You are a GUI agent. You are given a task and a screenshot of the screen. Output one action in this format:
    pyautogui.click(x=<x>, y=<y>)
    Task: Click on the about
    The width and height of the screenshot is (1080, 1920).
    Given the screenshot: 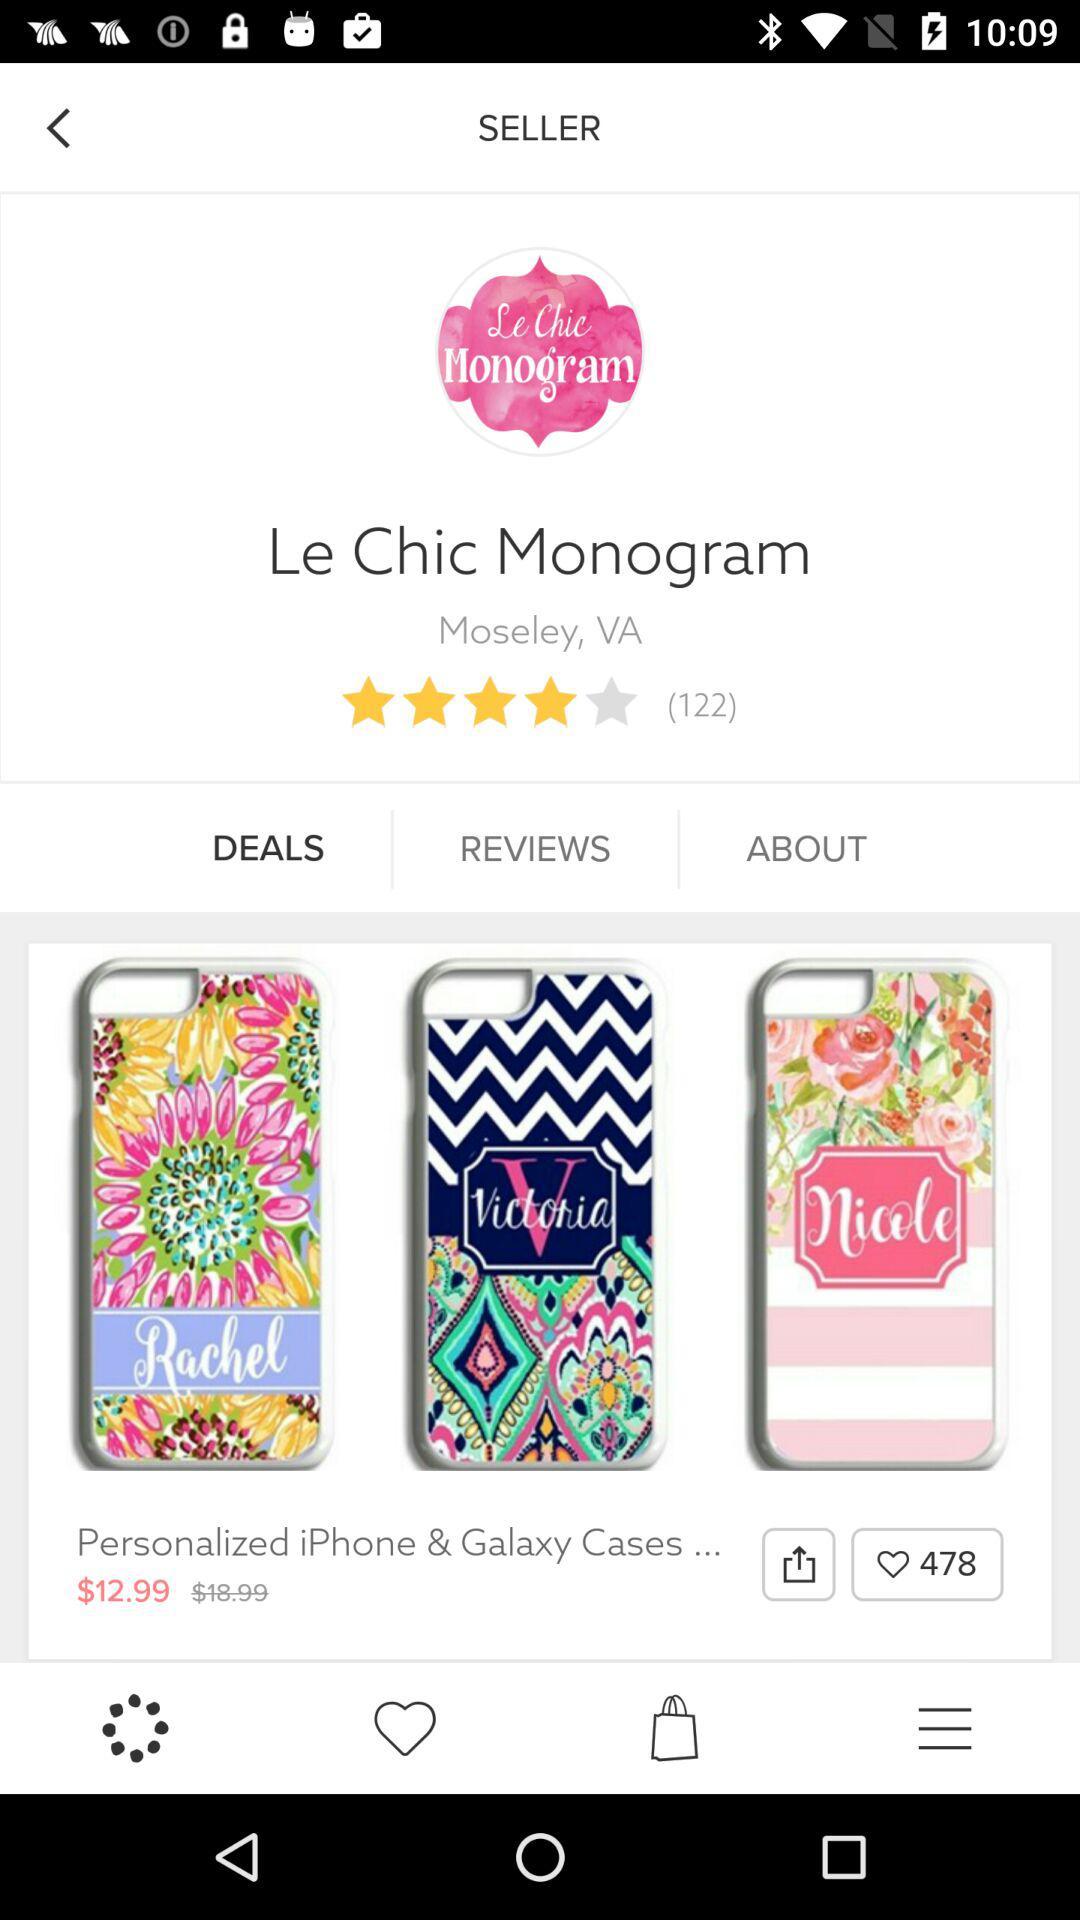 What is the action you would take?
    pyautogui.click(x=805, y=849)
    